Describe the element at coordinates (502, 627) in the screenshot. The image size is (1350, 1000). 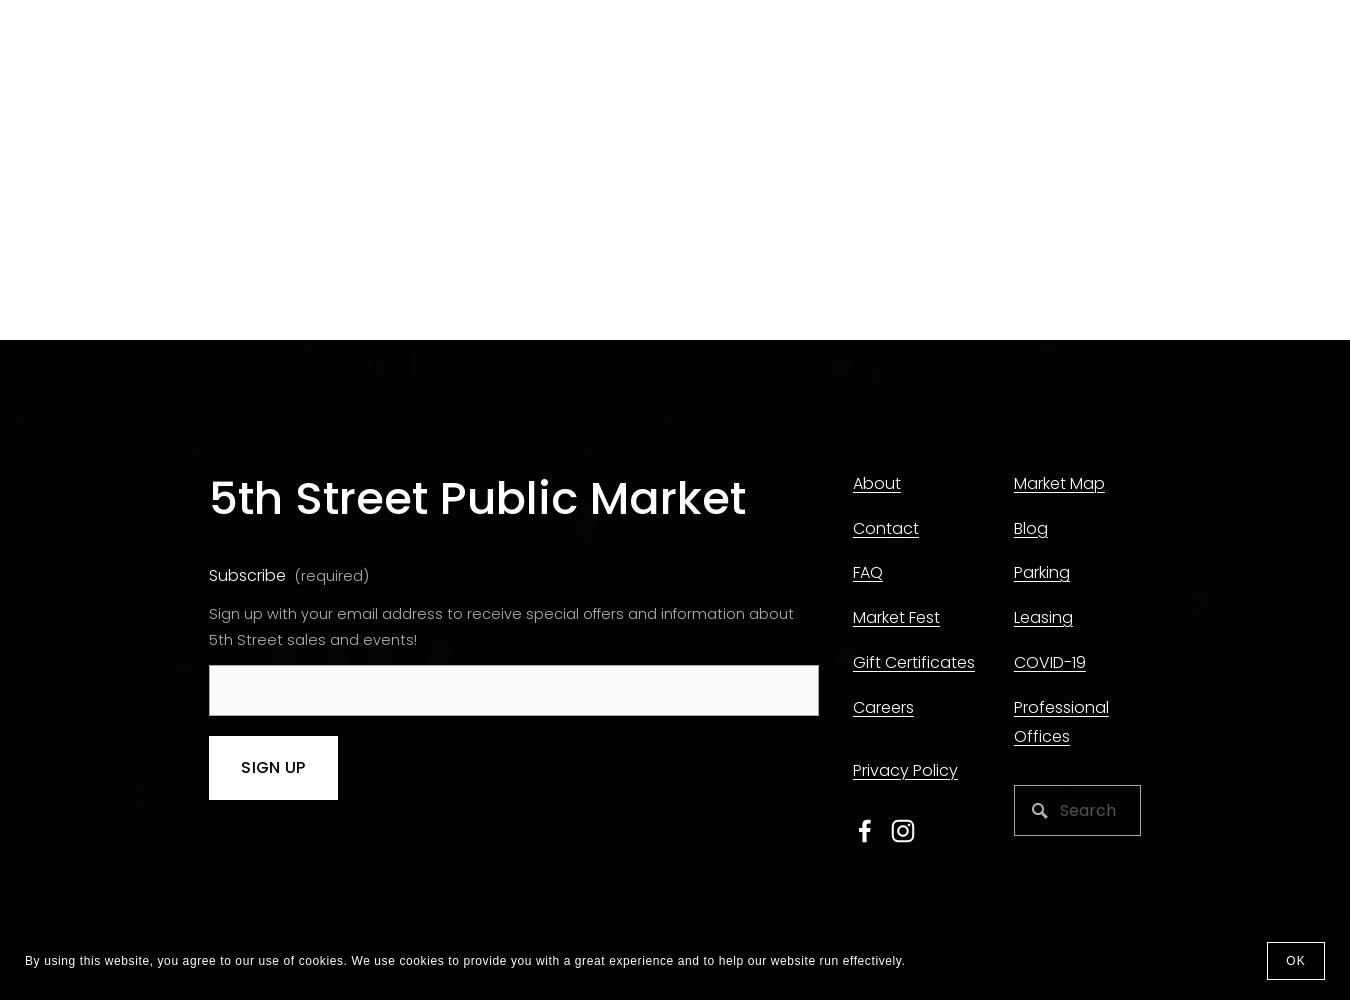
I see `'Sign up with your email address to receive special offers and information about 5th Street sales and events!'` at that location.